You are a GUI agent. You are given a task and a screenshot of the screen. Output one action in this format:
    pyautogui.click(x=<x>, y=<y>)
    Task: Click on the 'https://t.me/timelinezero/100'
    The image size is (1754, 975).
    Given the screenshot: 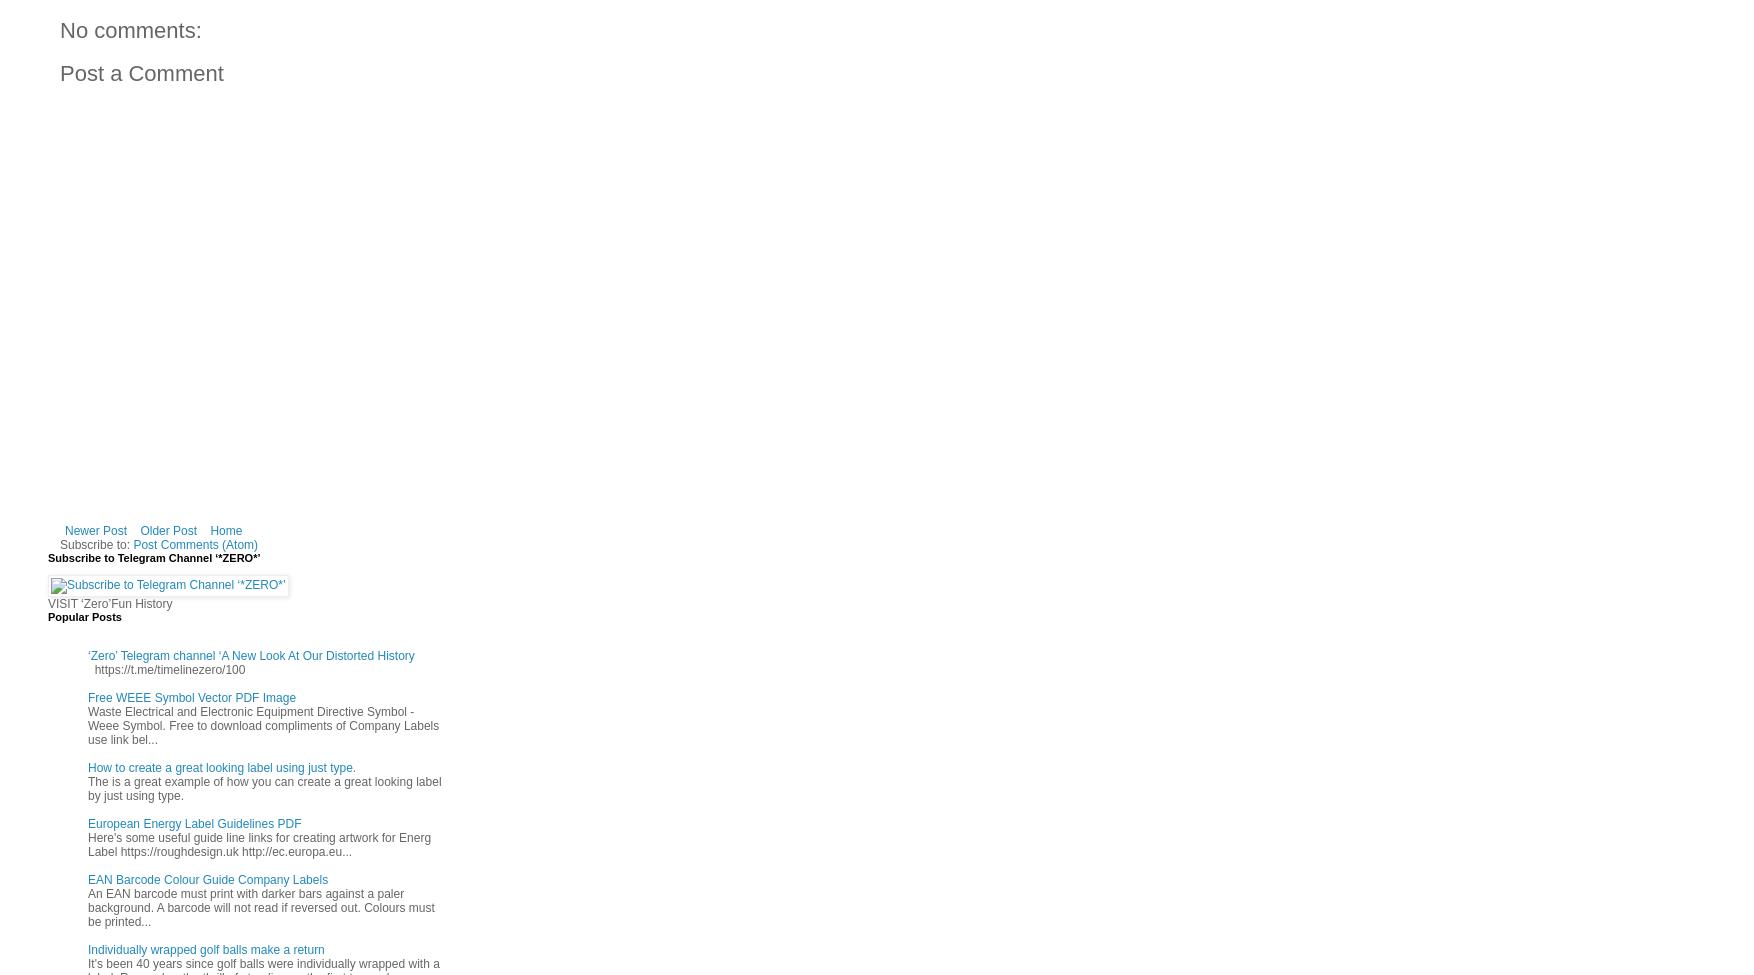 What is the action you would take?
    pyautogui.click(x=165, y=669)
    